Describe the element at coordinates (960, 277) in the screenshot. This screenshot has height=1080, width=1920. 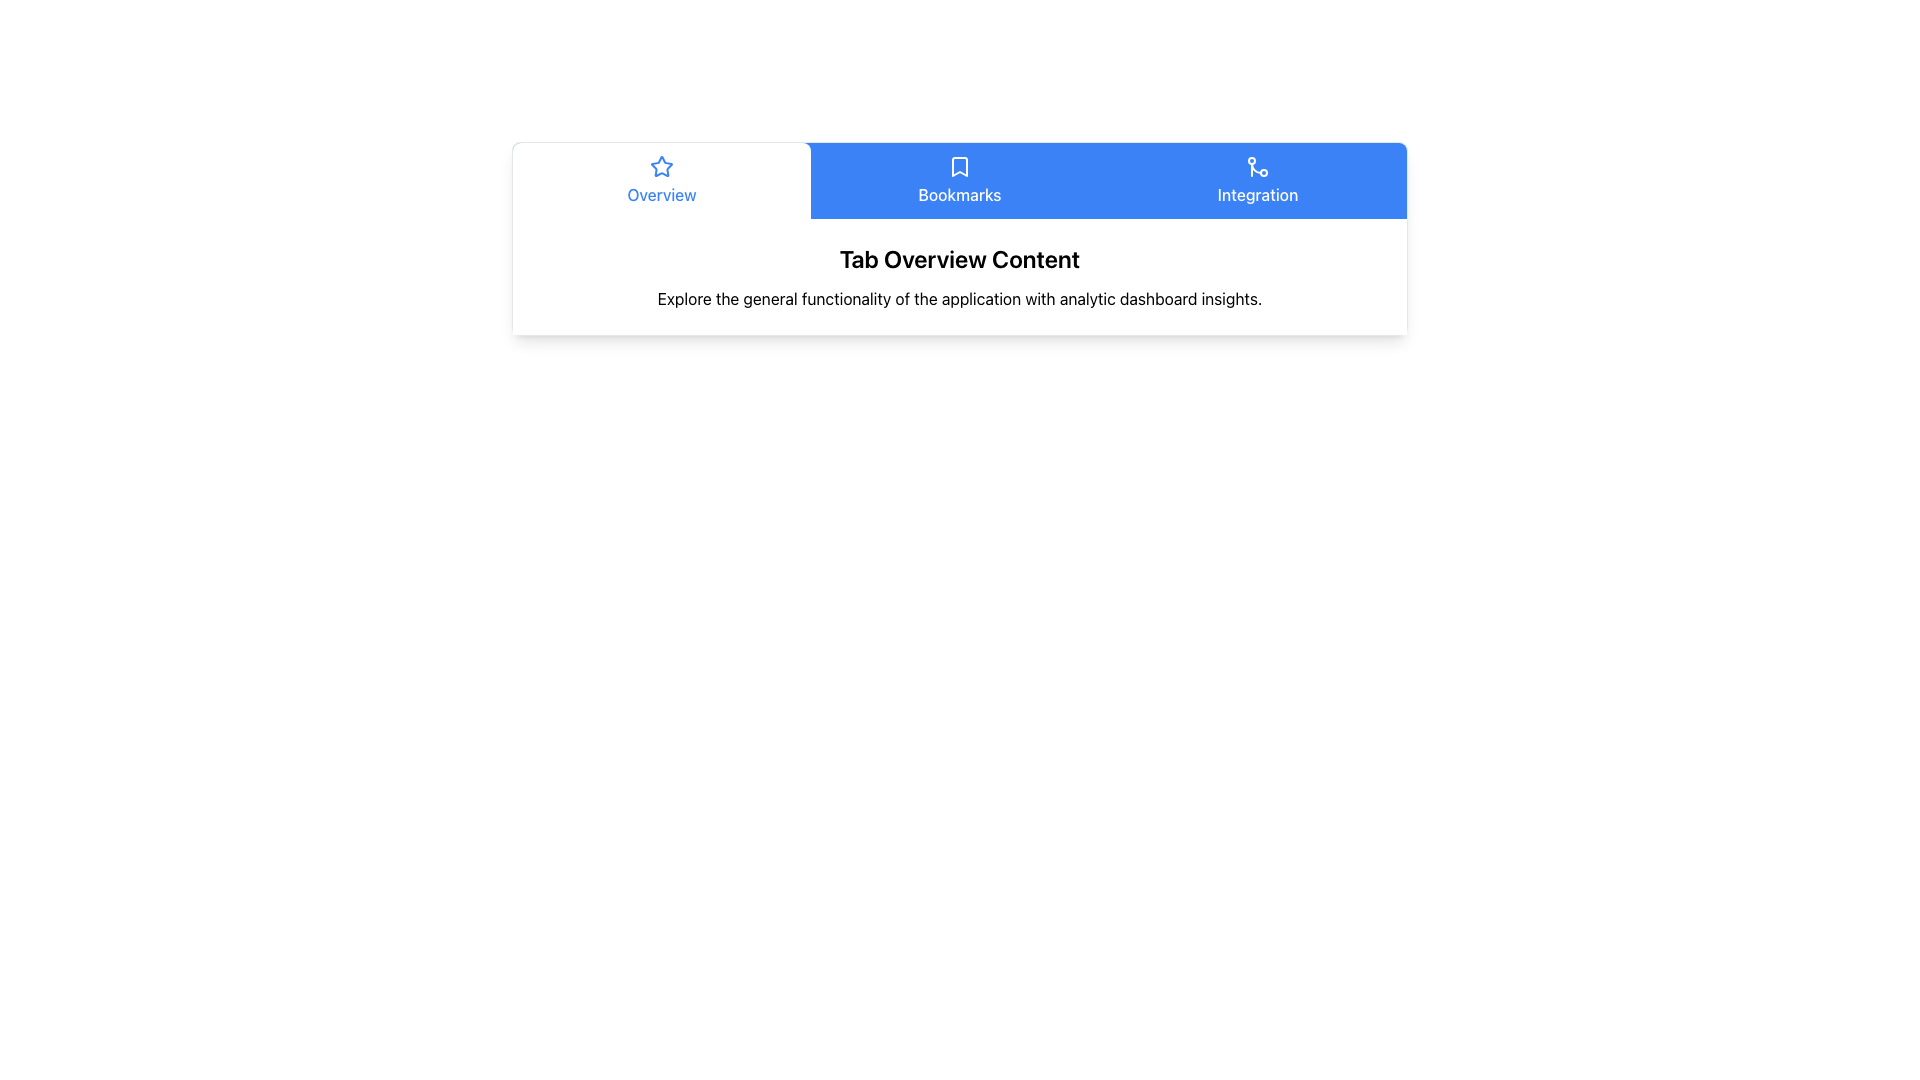
I see `the Informational Panel located centrally below the navigation tabs 'Overview', 'Bookmarks', and 'Integration'` at that location.